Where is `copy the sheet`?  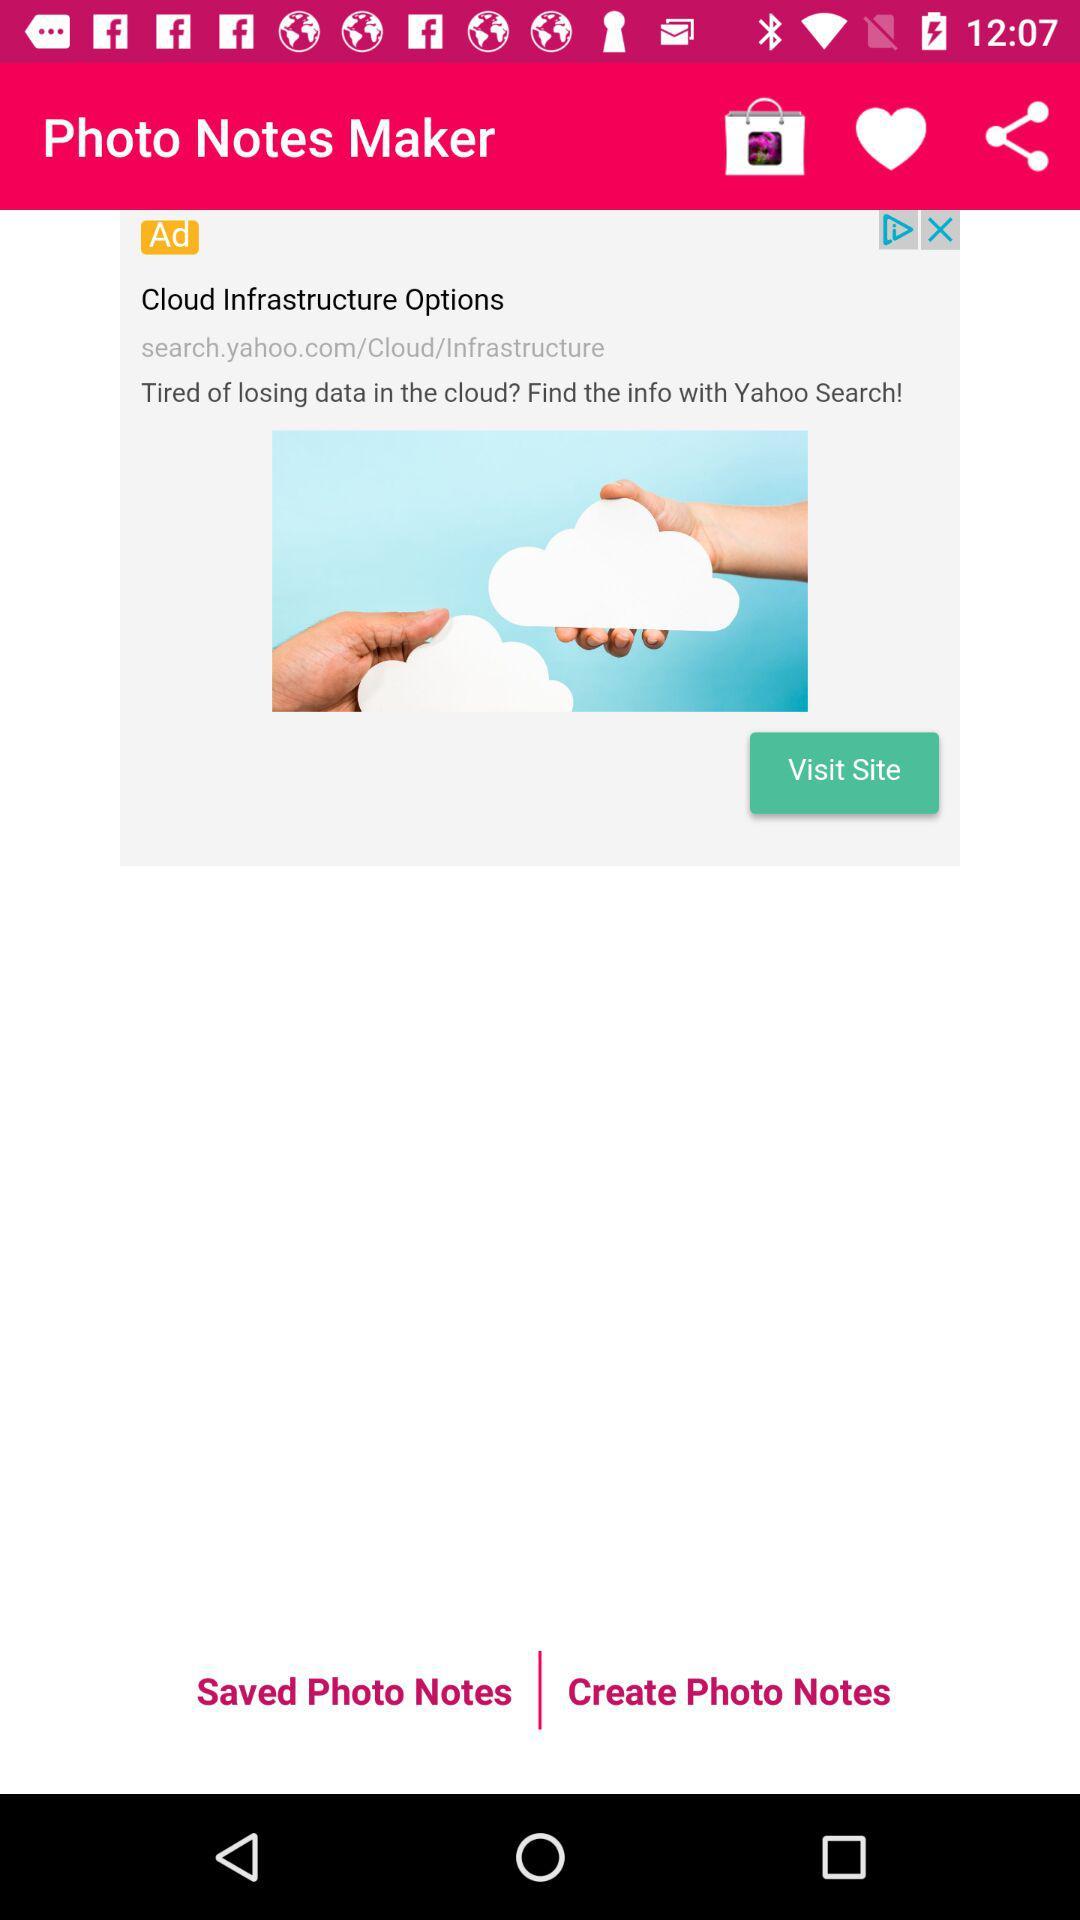 copy the sheet is located at coordinates (1017, 135).